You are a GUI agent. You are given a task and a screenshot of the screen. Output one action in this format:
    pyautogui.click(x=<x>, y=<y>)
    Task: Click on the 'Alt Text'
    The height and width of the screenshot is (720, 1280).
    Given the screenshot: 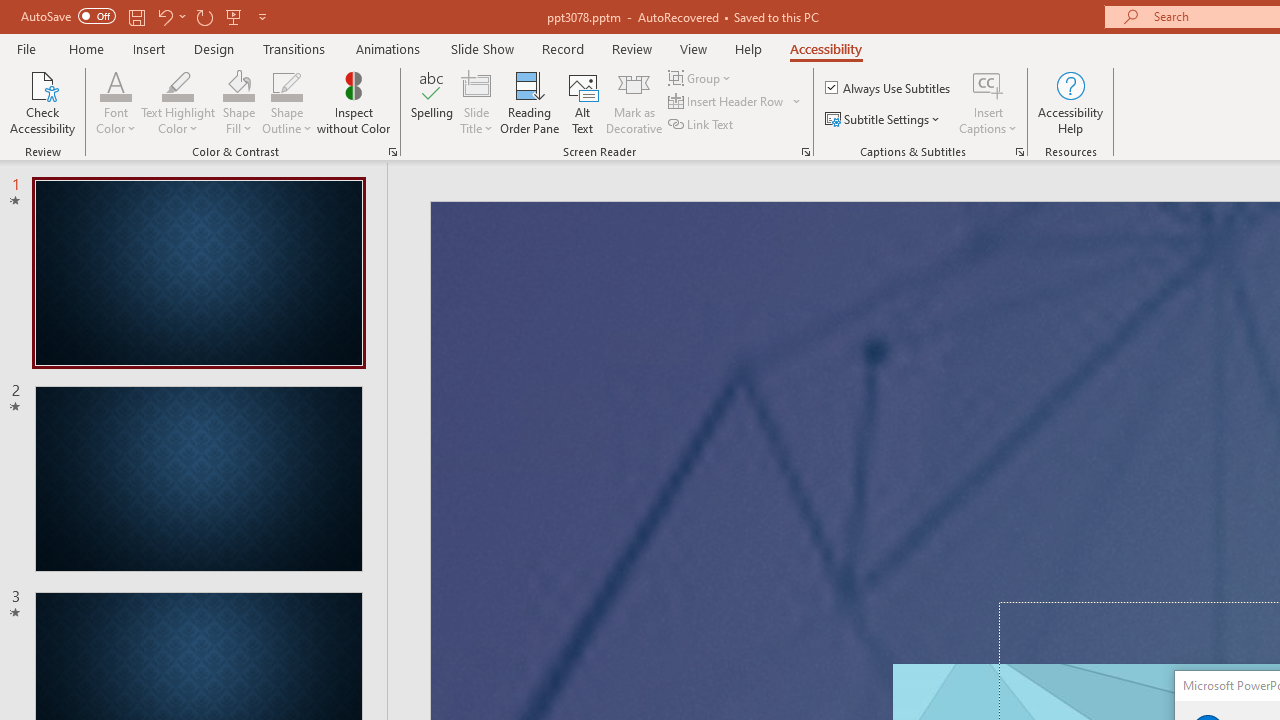 What is the action you would take?
    pyautogui.click(x=582, y=103)
    